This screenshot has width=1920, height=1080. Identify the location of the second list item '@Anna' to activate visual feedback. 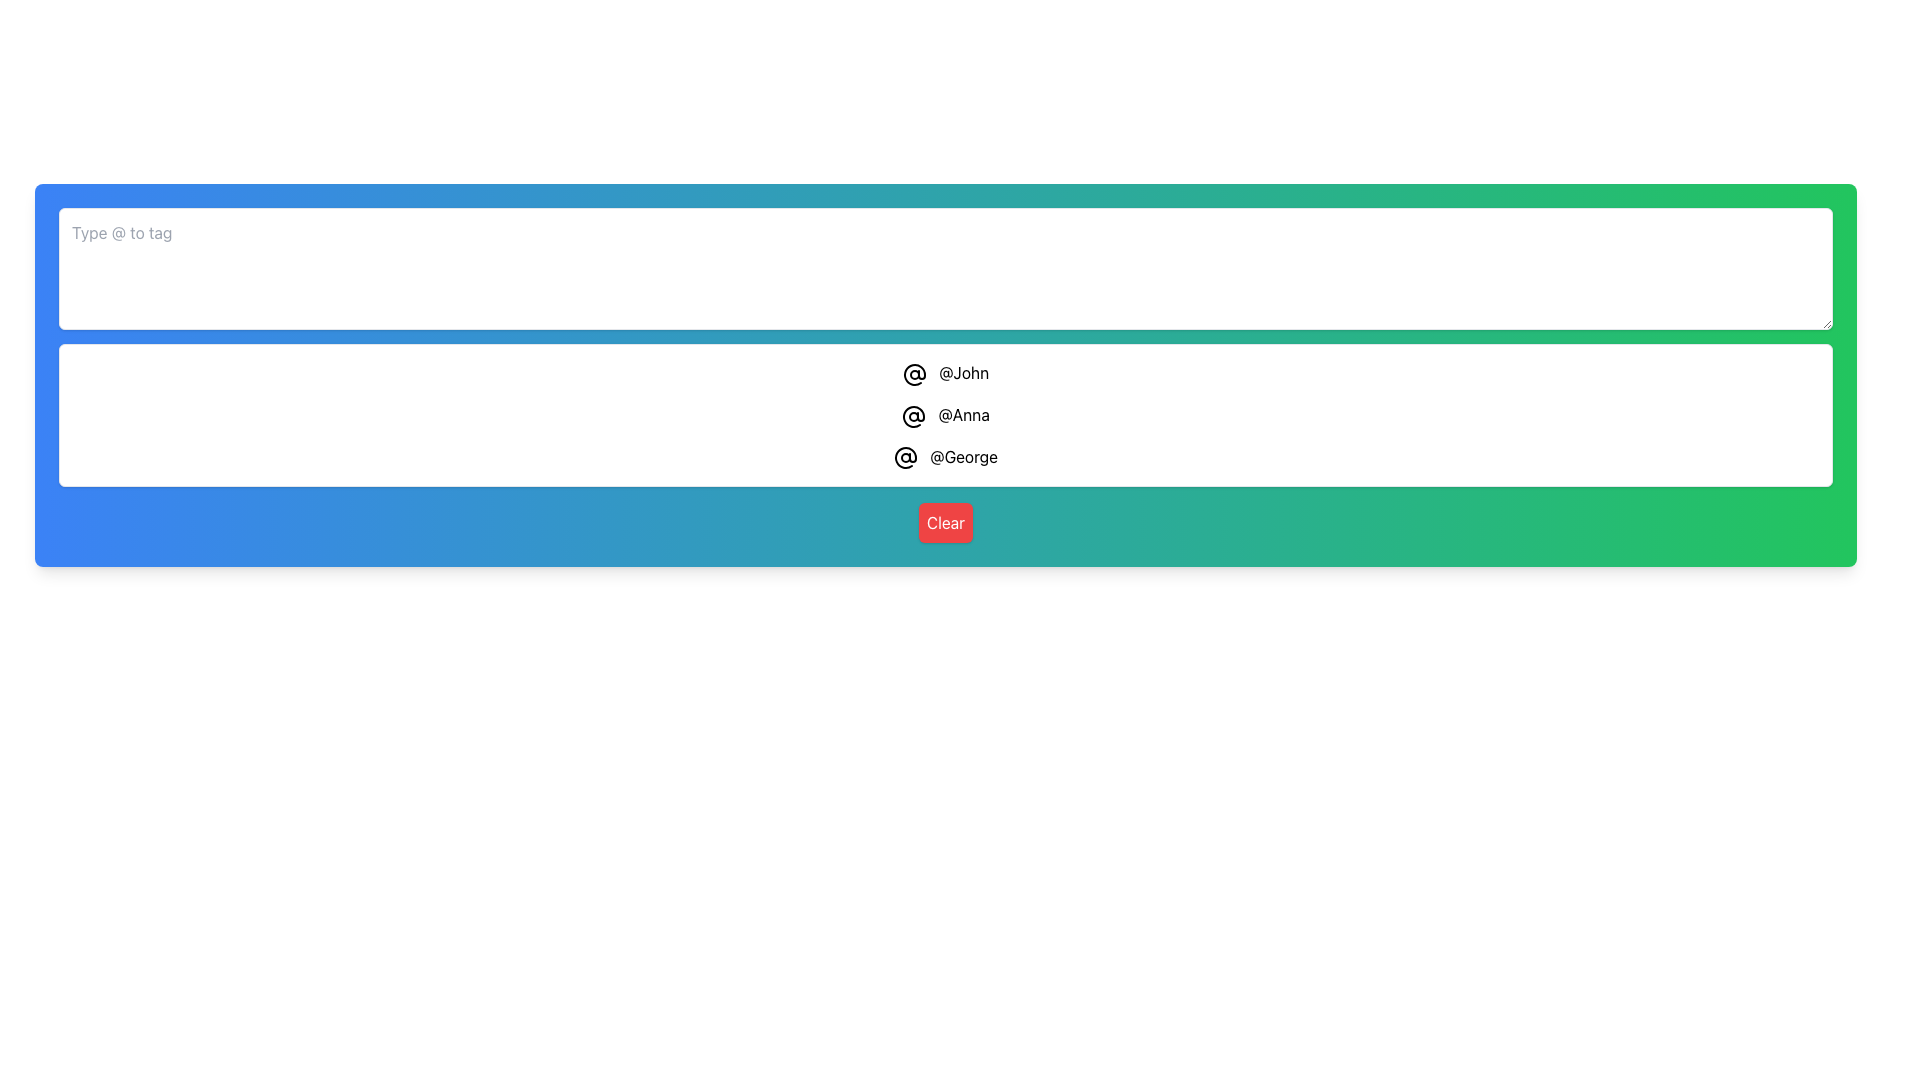
(944, 414).